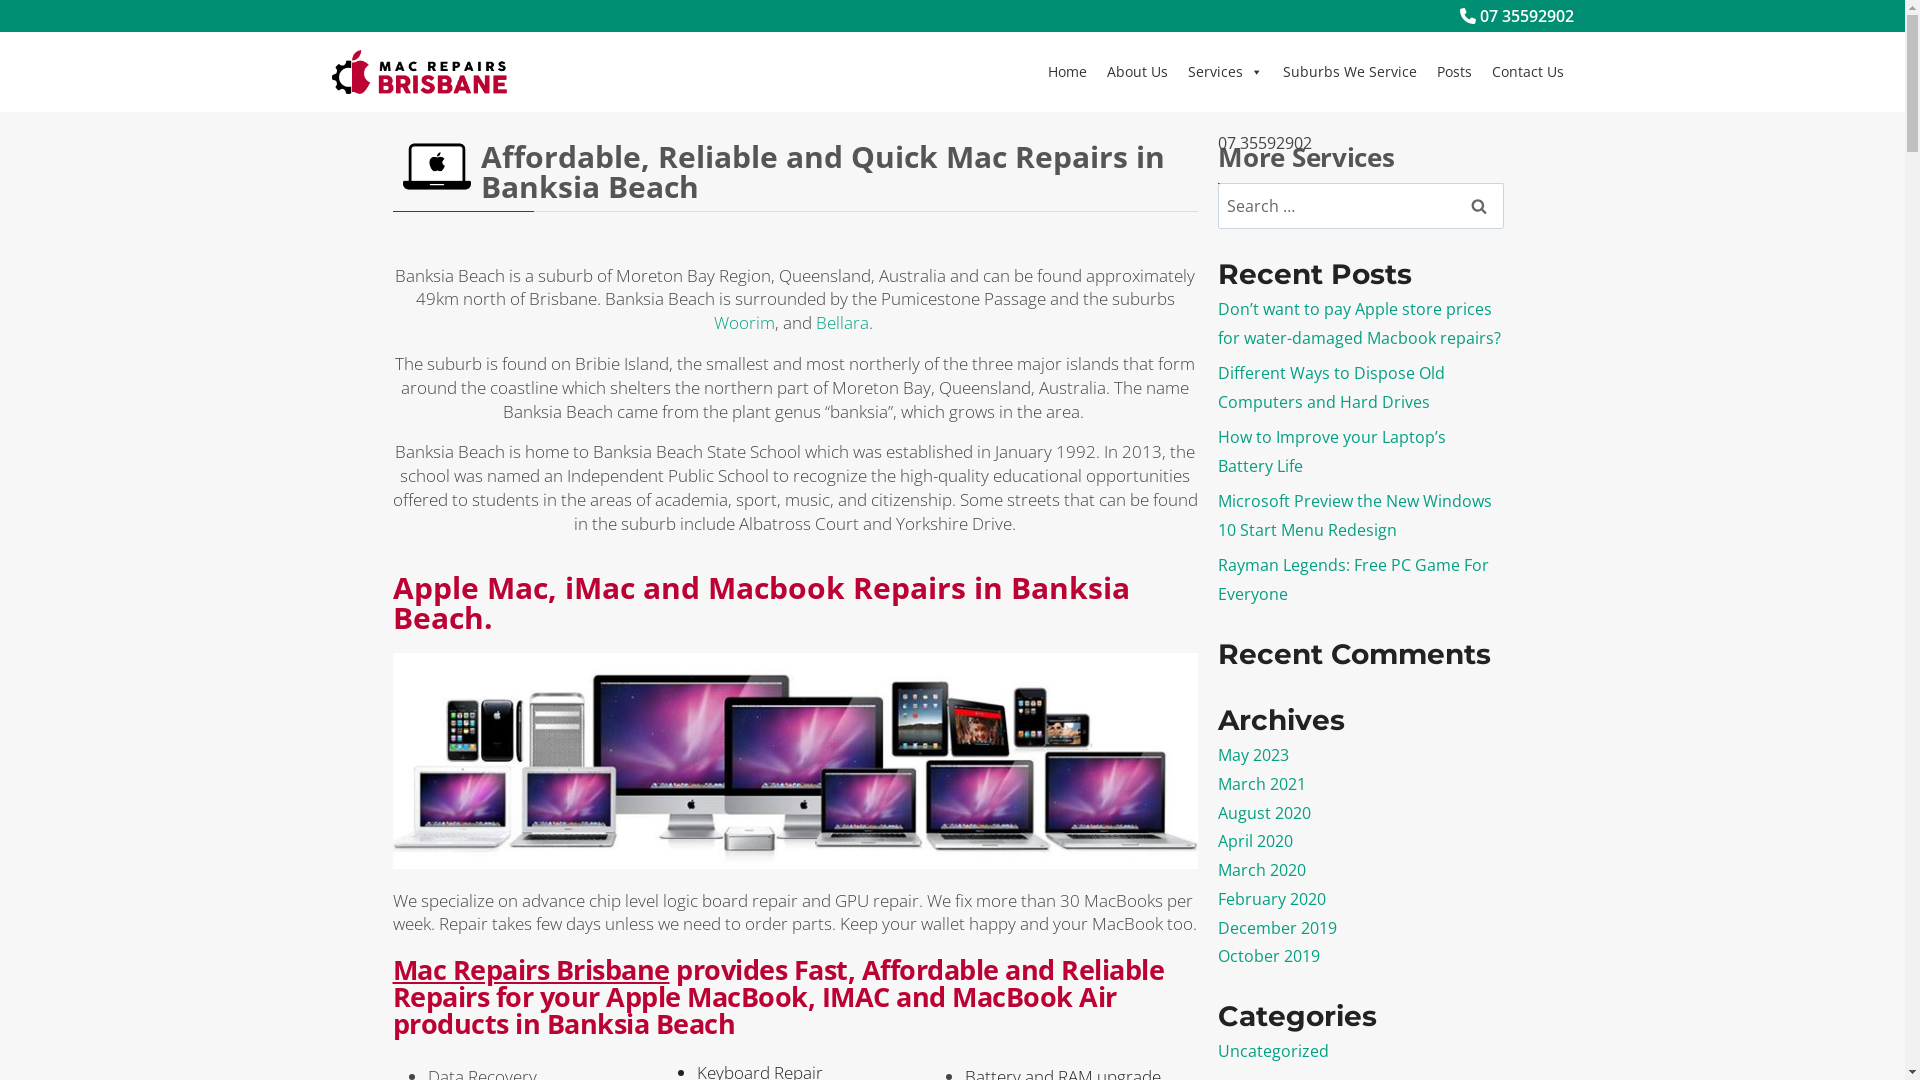 The height and width of the screenshot is (1080, 1920). I want to click on 'April 2020', so click(1254, 840).